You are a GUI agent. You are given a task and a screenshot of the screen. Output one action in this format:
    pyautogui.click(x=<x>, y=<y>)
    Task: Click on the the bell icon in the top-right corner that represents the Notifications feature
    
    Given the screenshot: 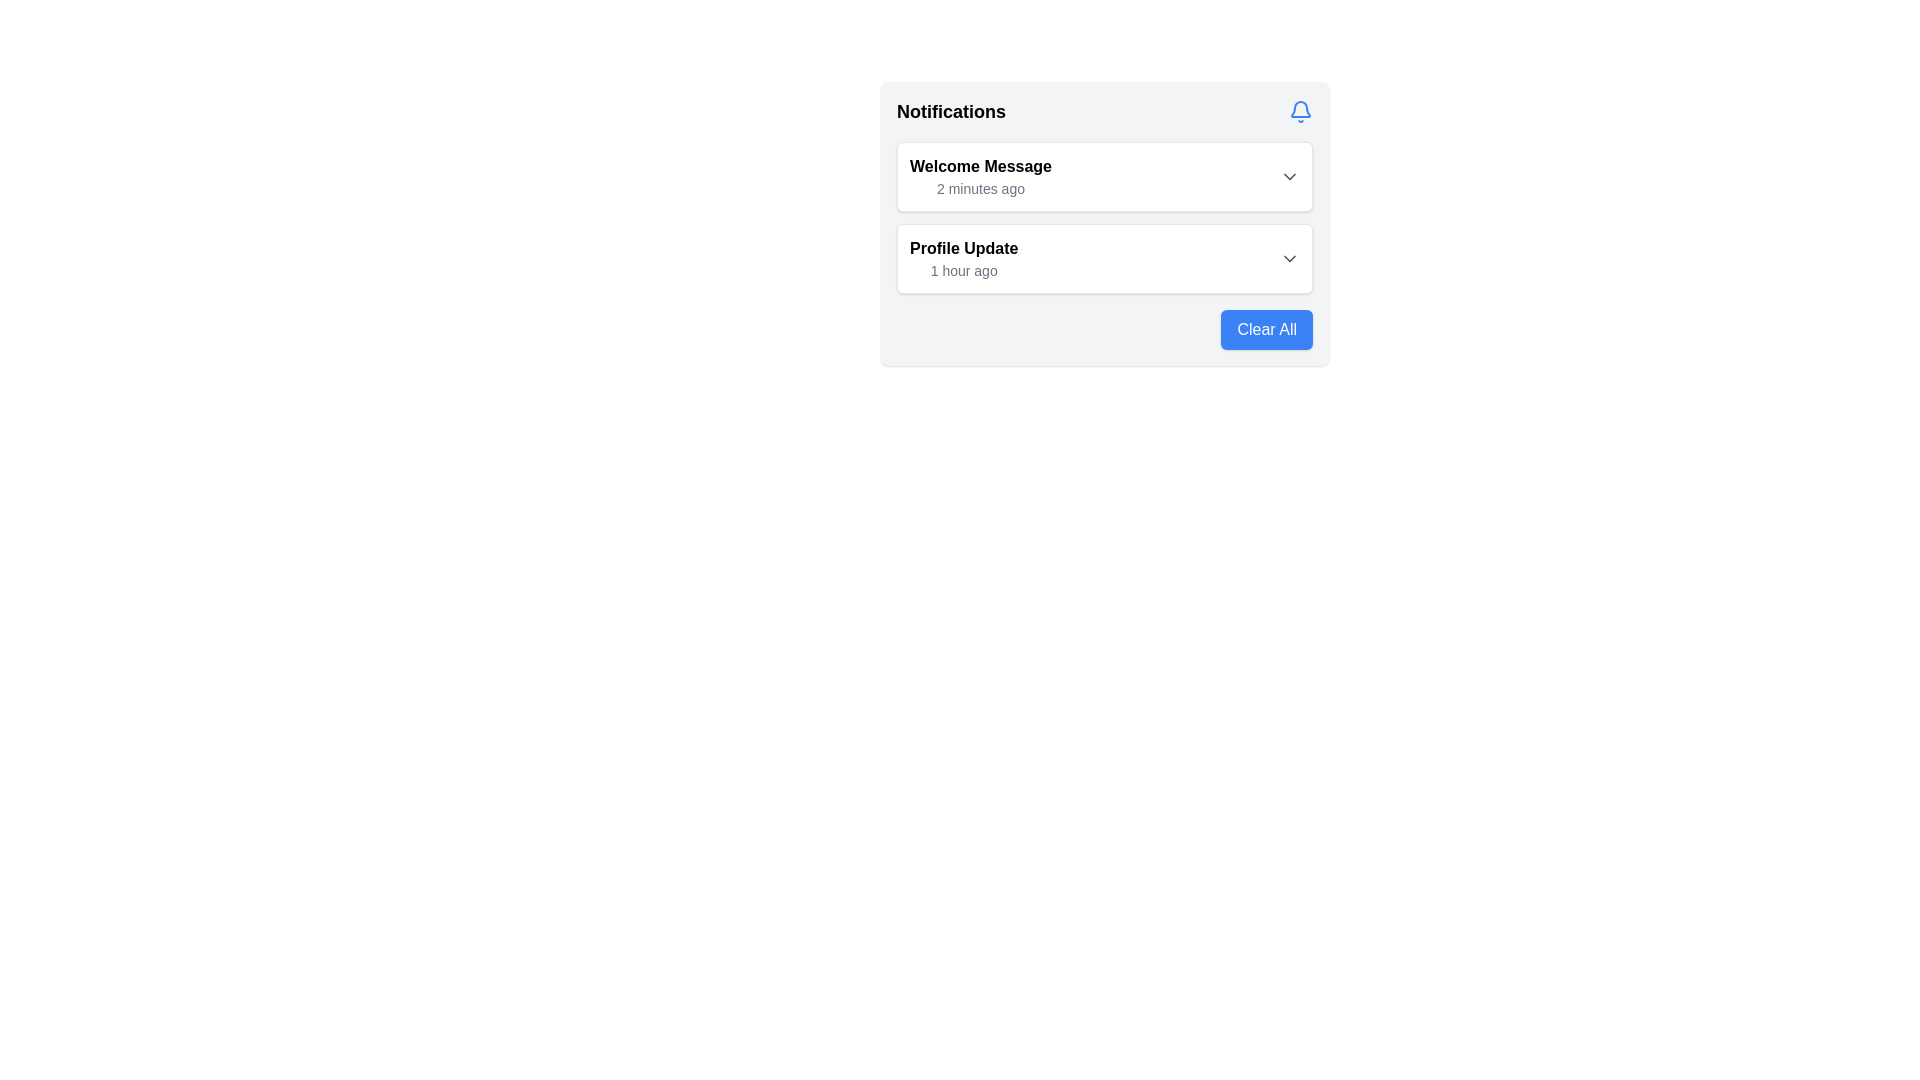 What is the action you would take?
    pyautogui.click(x=1300, y=111)
    